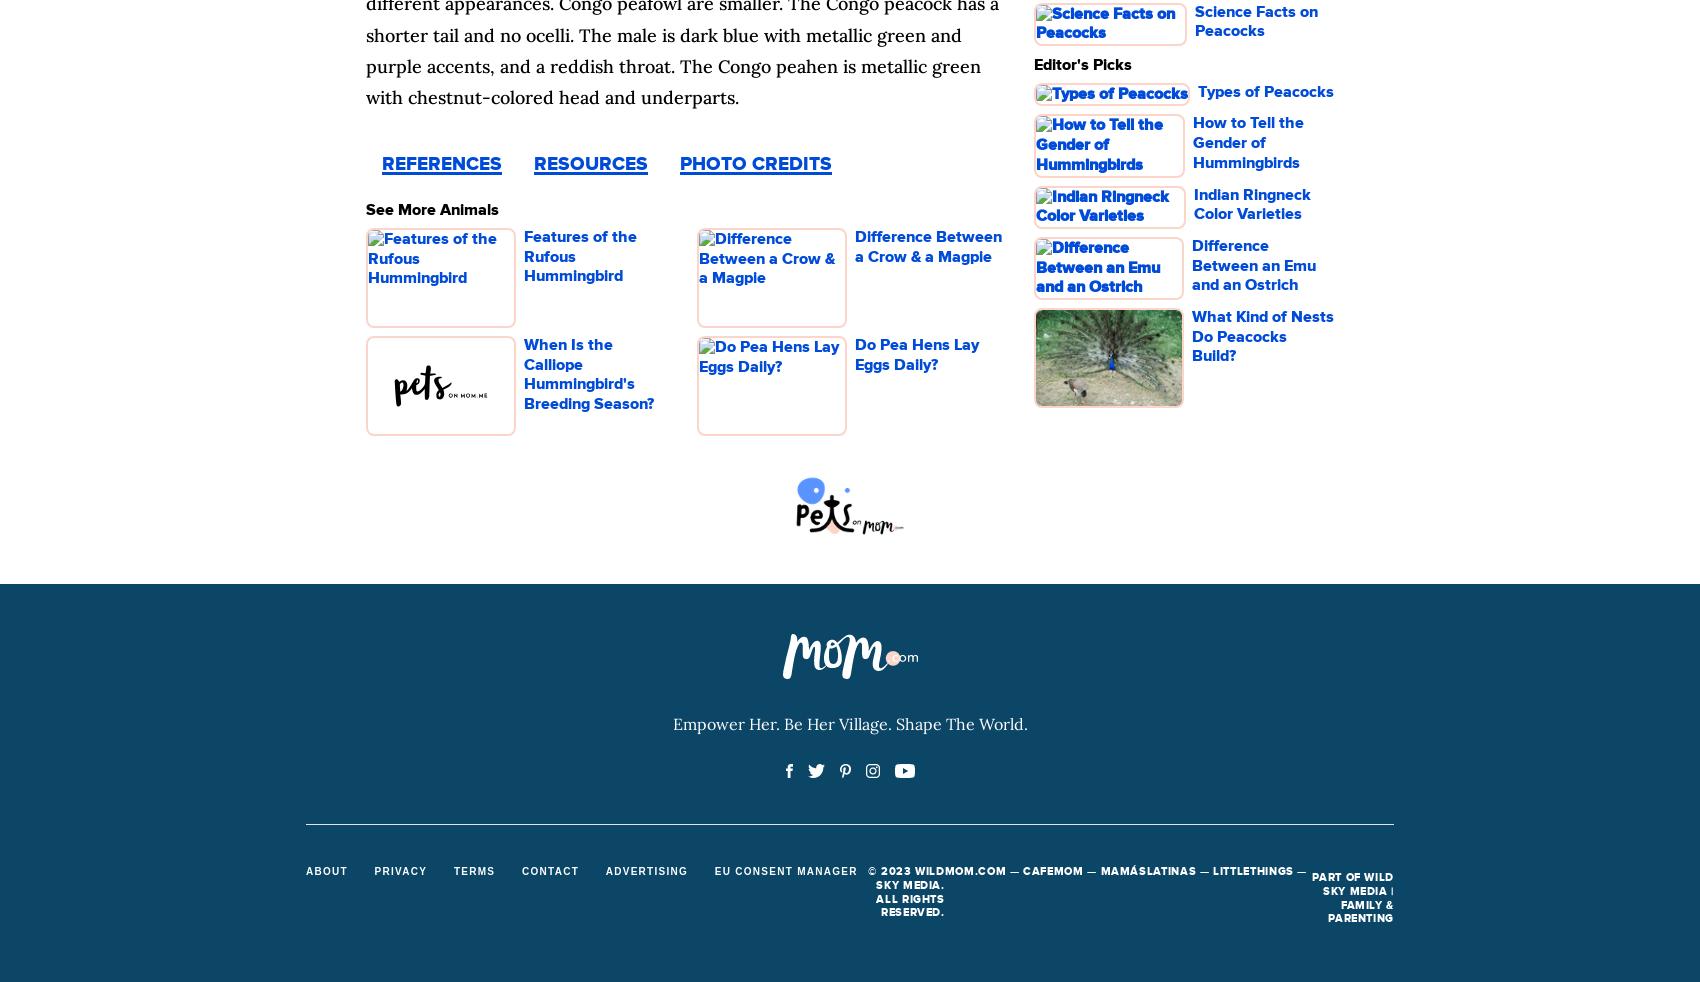 The width and height of the screenshot is (1700, 982). I want to click on 'Types of Peacocks', so click(1264, 90).